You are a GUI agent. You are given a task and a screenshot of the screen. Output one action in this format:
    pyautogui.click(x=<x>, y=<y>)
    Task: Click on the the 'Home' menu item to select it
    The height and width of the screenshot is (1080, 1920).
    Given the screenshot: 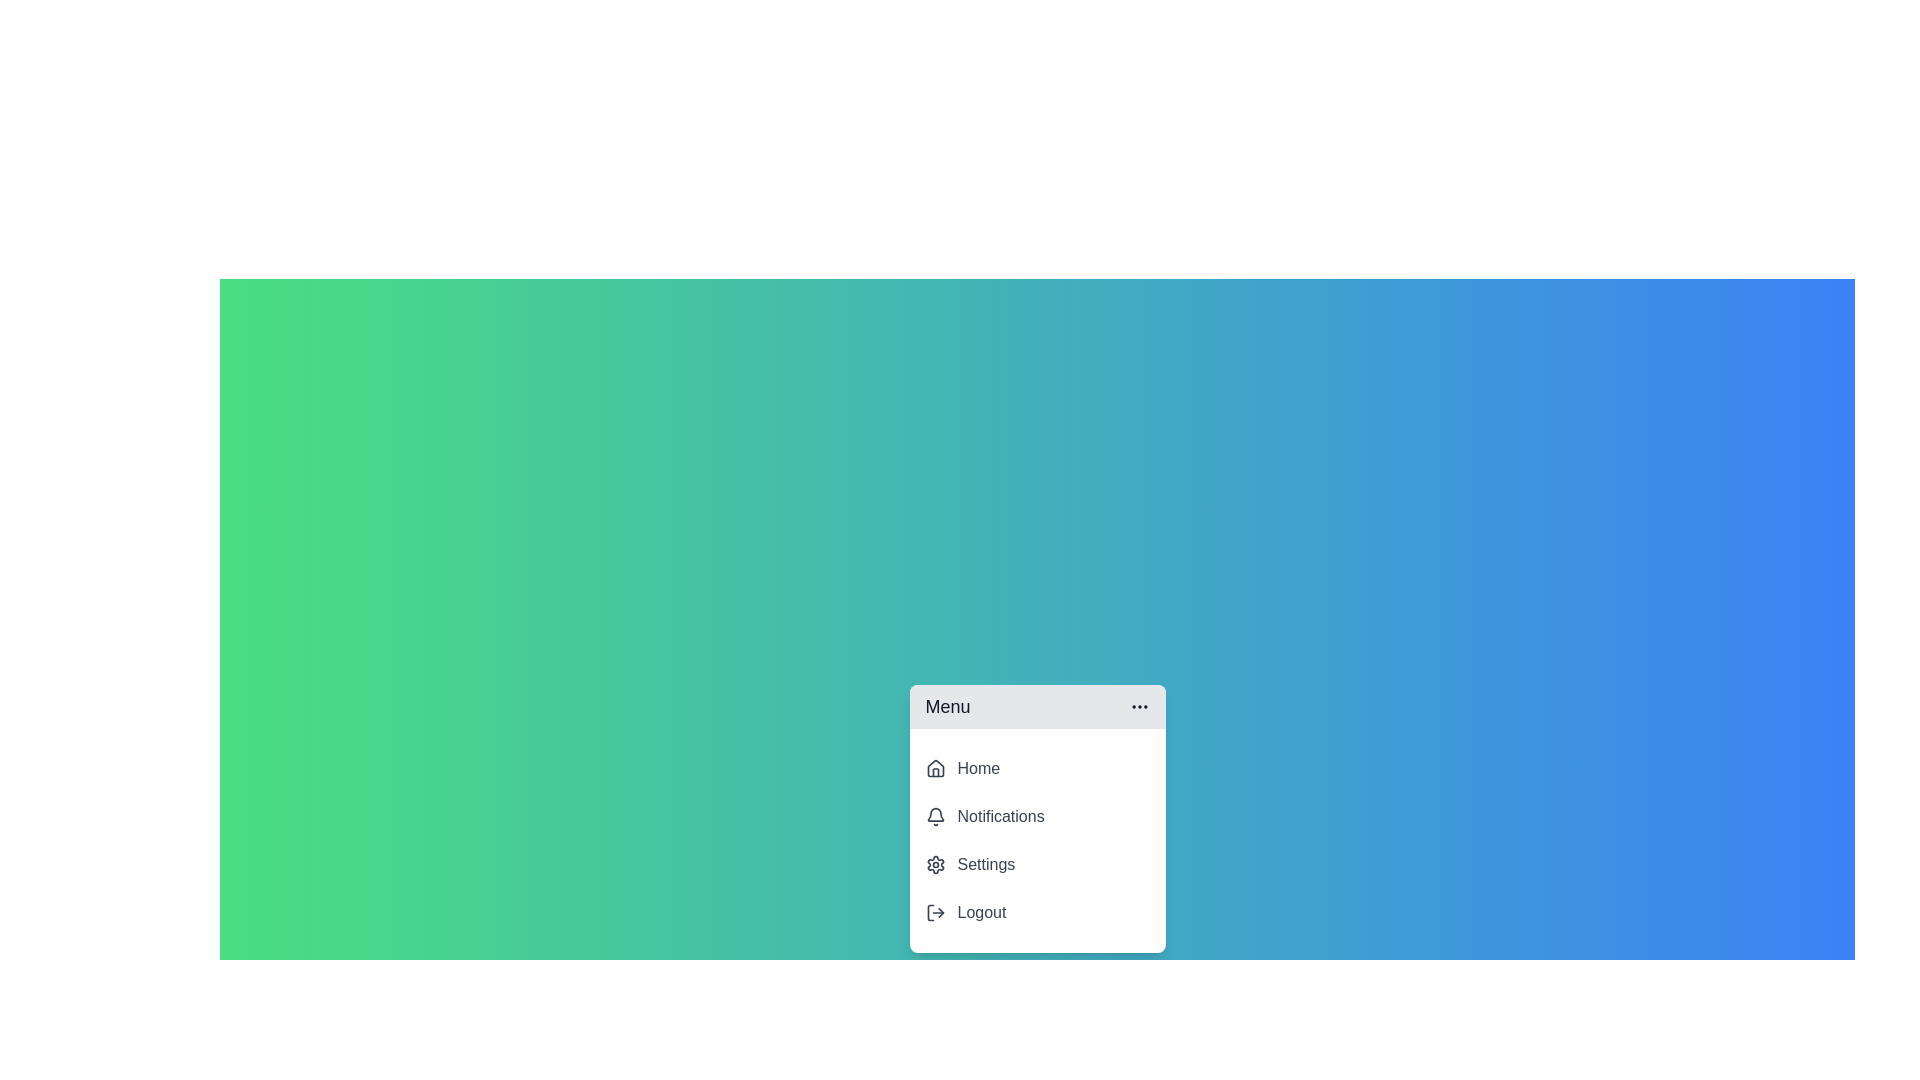 What is the action you would take?
    pyautogui.click(x=1037, y=767)
    